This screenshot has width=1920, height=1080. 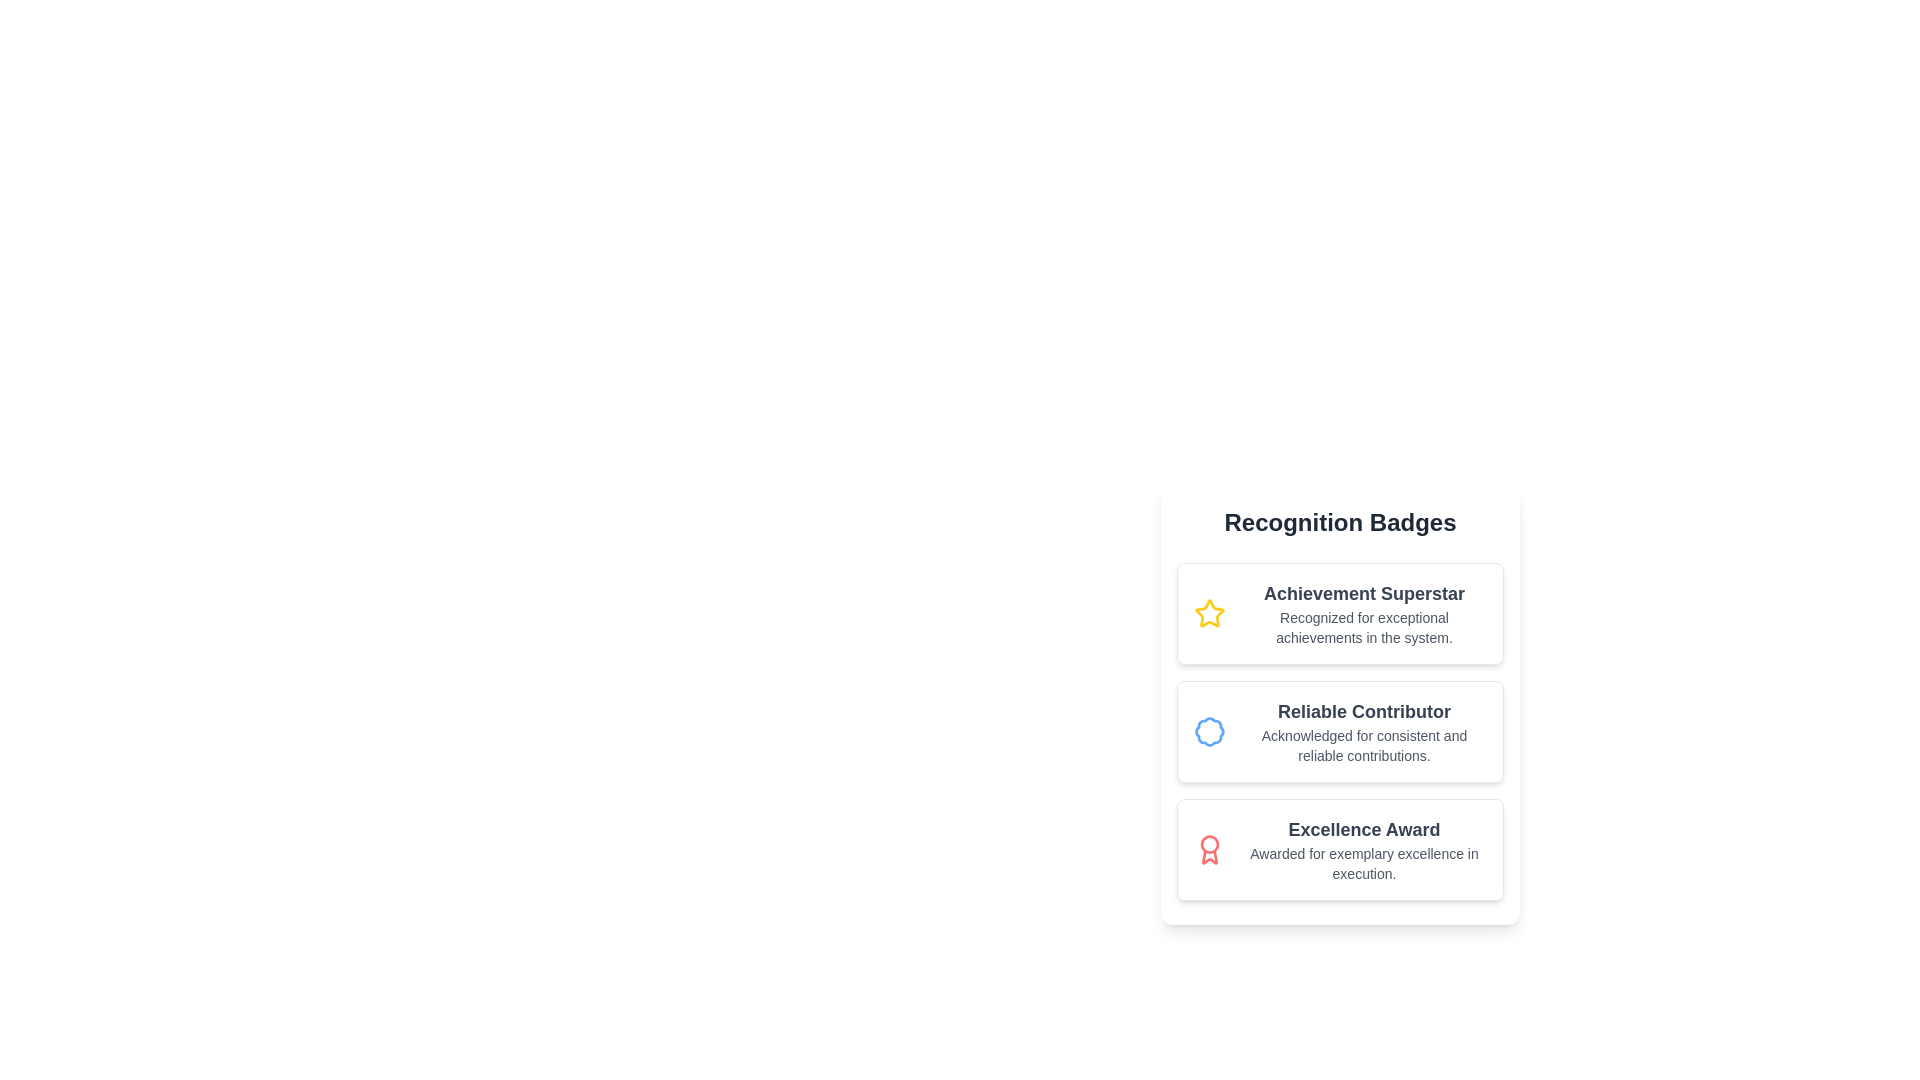 What do you see at coordinates (1363, 863) in the screenshot?
I see `the descriptive text element located below the title 'Excellence Award' in the bottom-right corner of the interface` at bounding box center [1363, 863].